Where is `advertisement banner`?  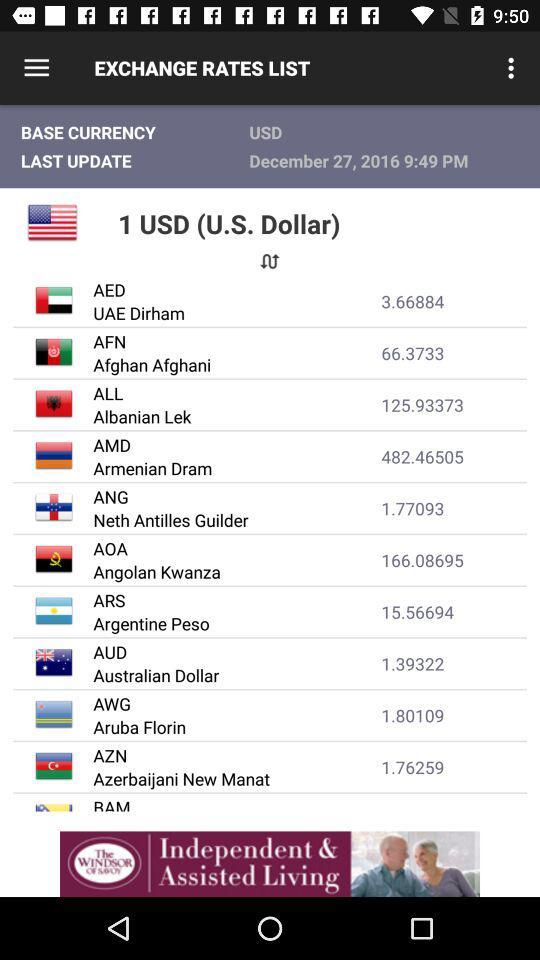 advertisement banner is located at coordinates (270, 863).